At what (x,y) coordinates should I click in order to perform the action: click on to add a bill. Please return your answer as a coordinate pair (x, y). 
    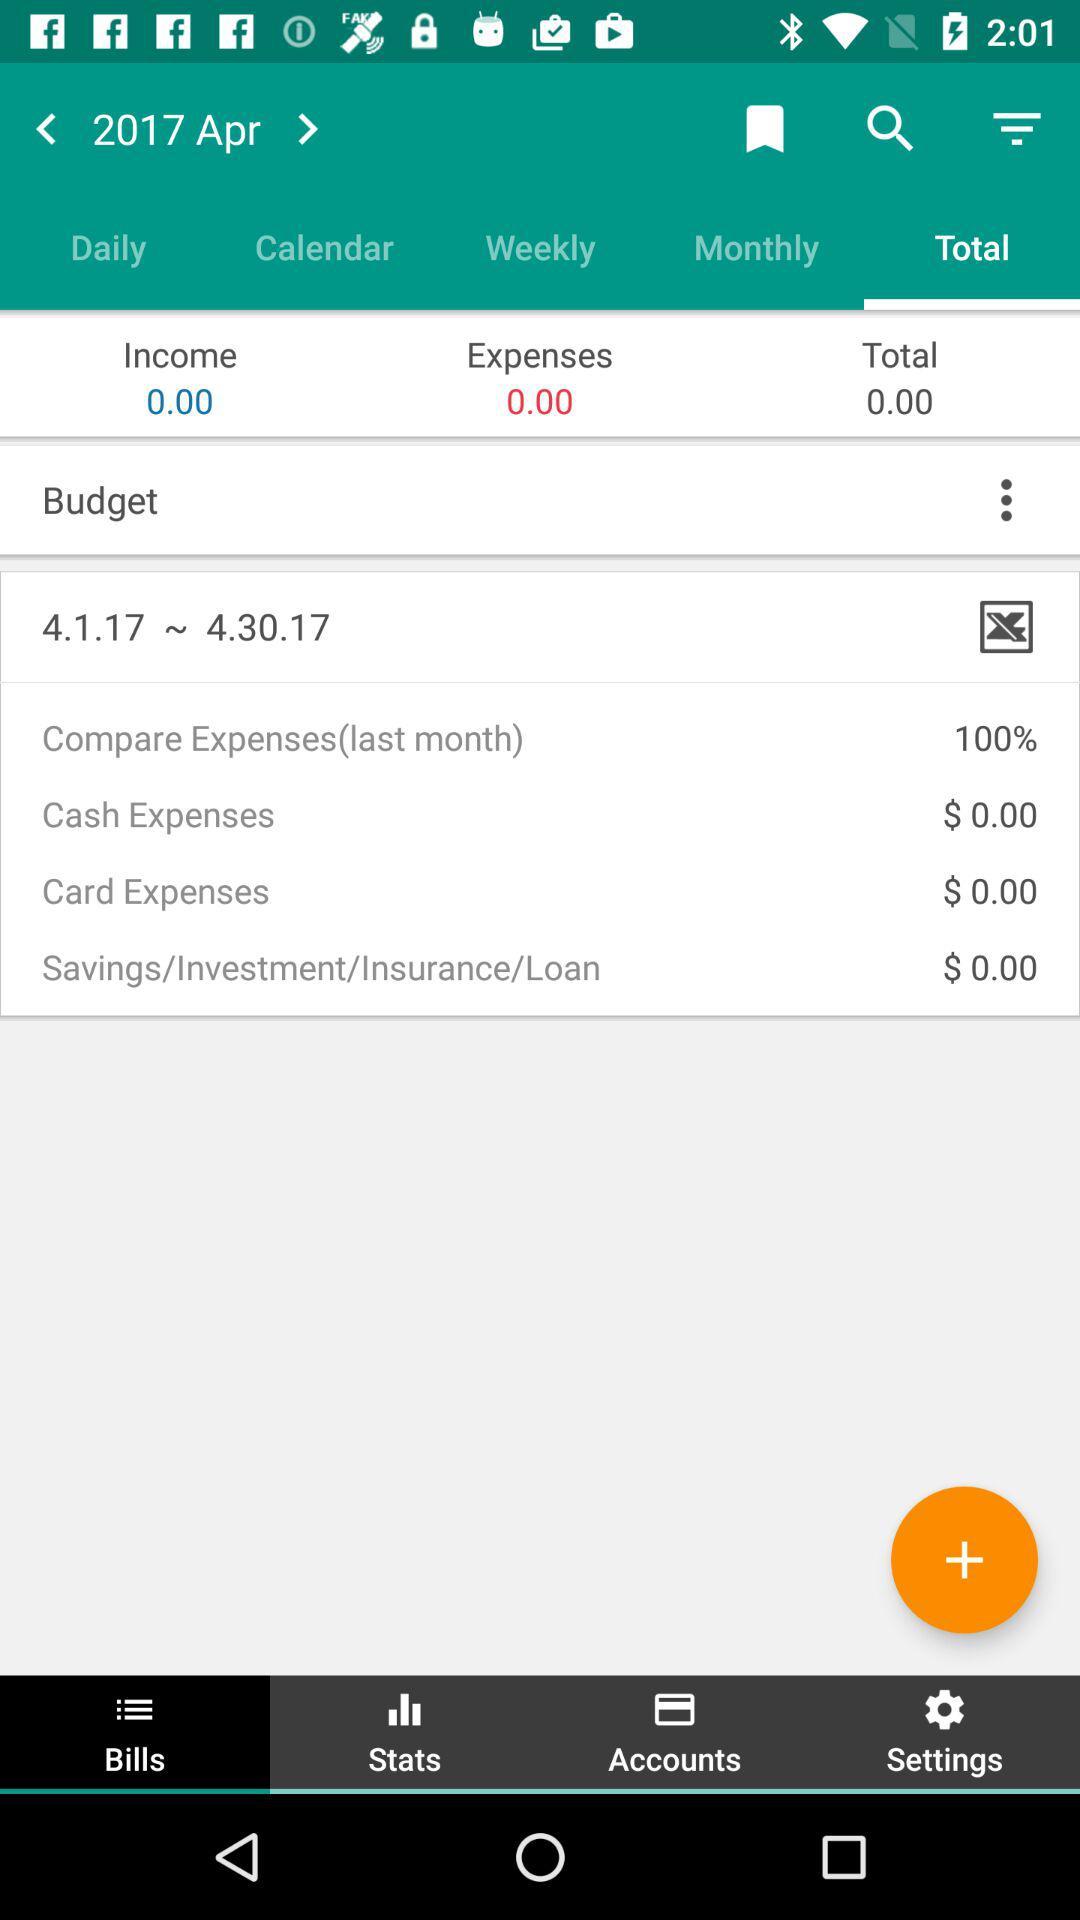
    Looking at the image, I should click on (963, 1559).